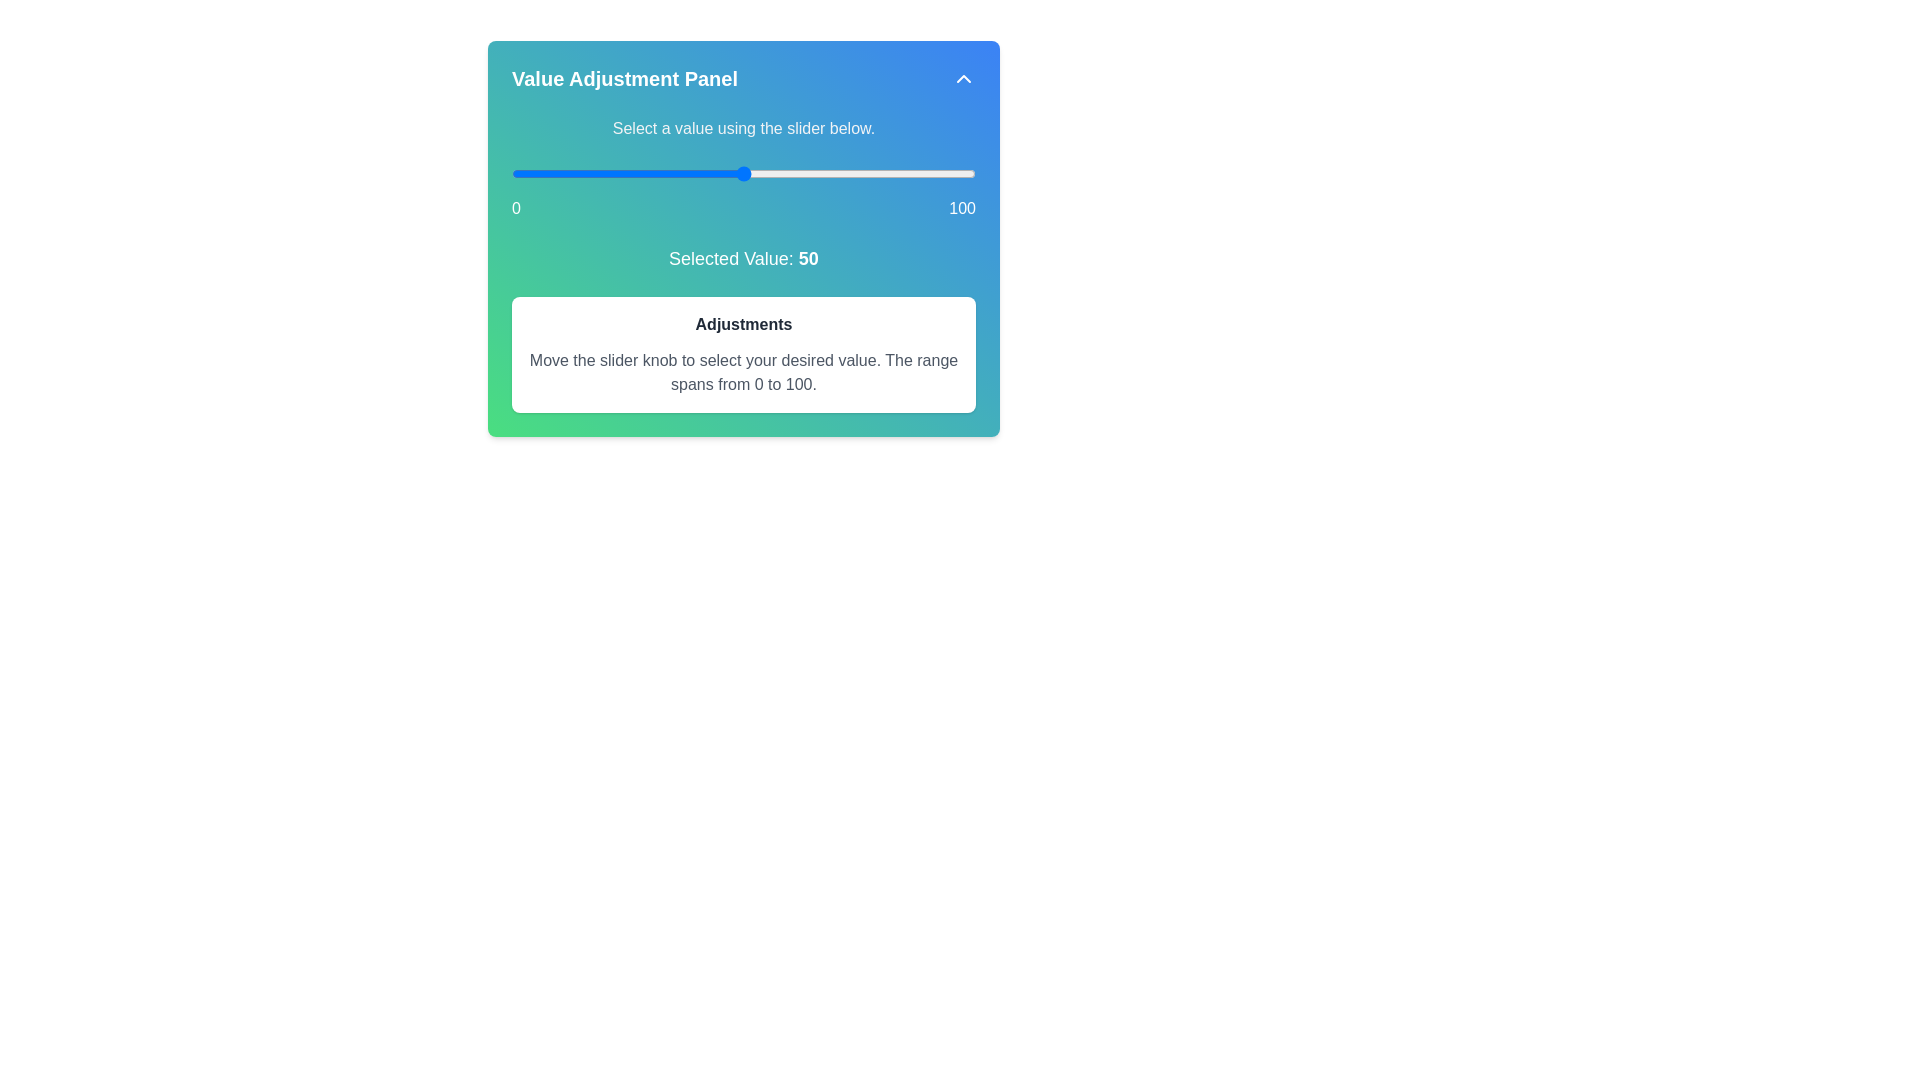 The height and width of the screenshot is (1080, 1920). What do you see at coordinates (530, 172) in the screenshot?
I see `the slider value` at bounding box center [530, 172].